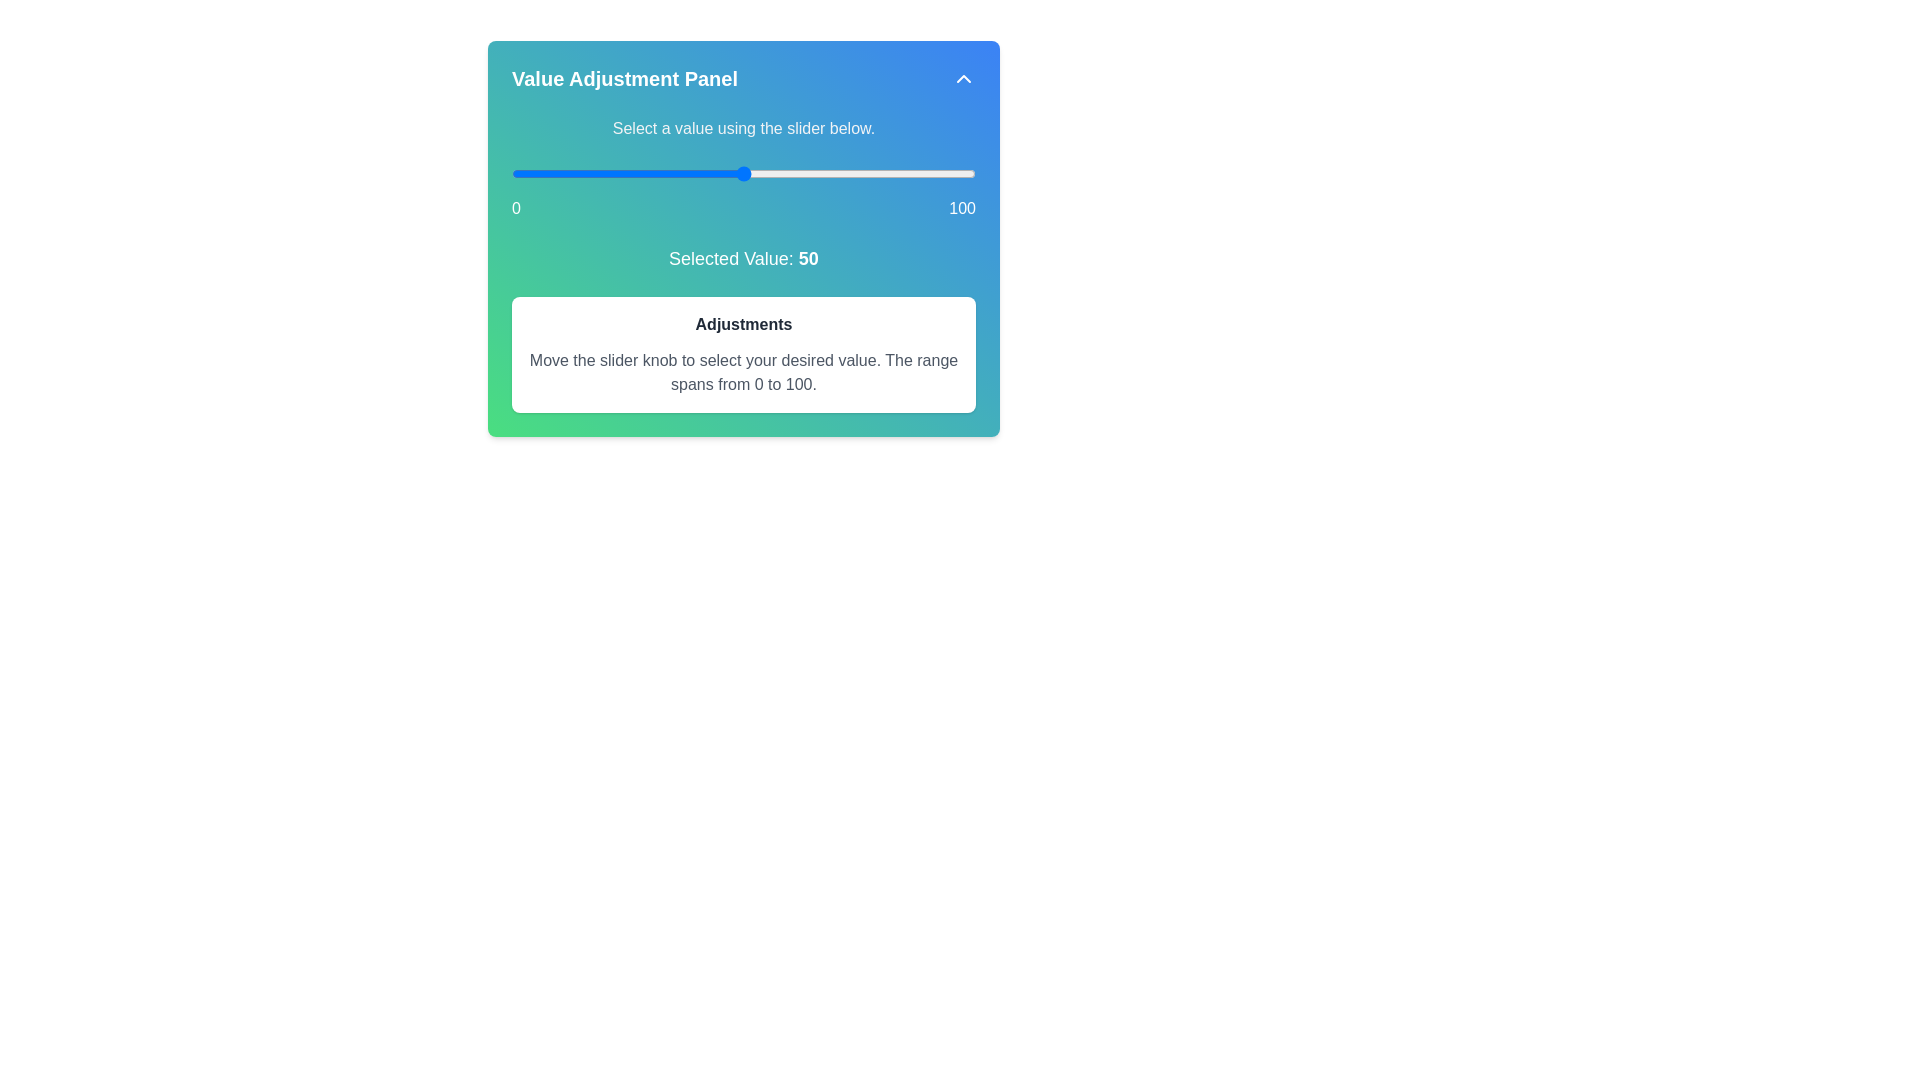 The height and width of the screenshot is (1080, 1920). What do you see at coordinates (530, 172) in the screenshot?
I see `the slider value` at bounding box center [530, 172].